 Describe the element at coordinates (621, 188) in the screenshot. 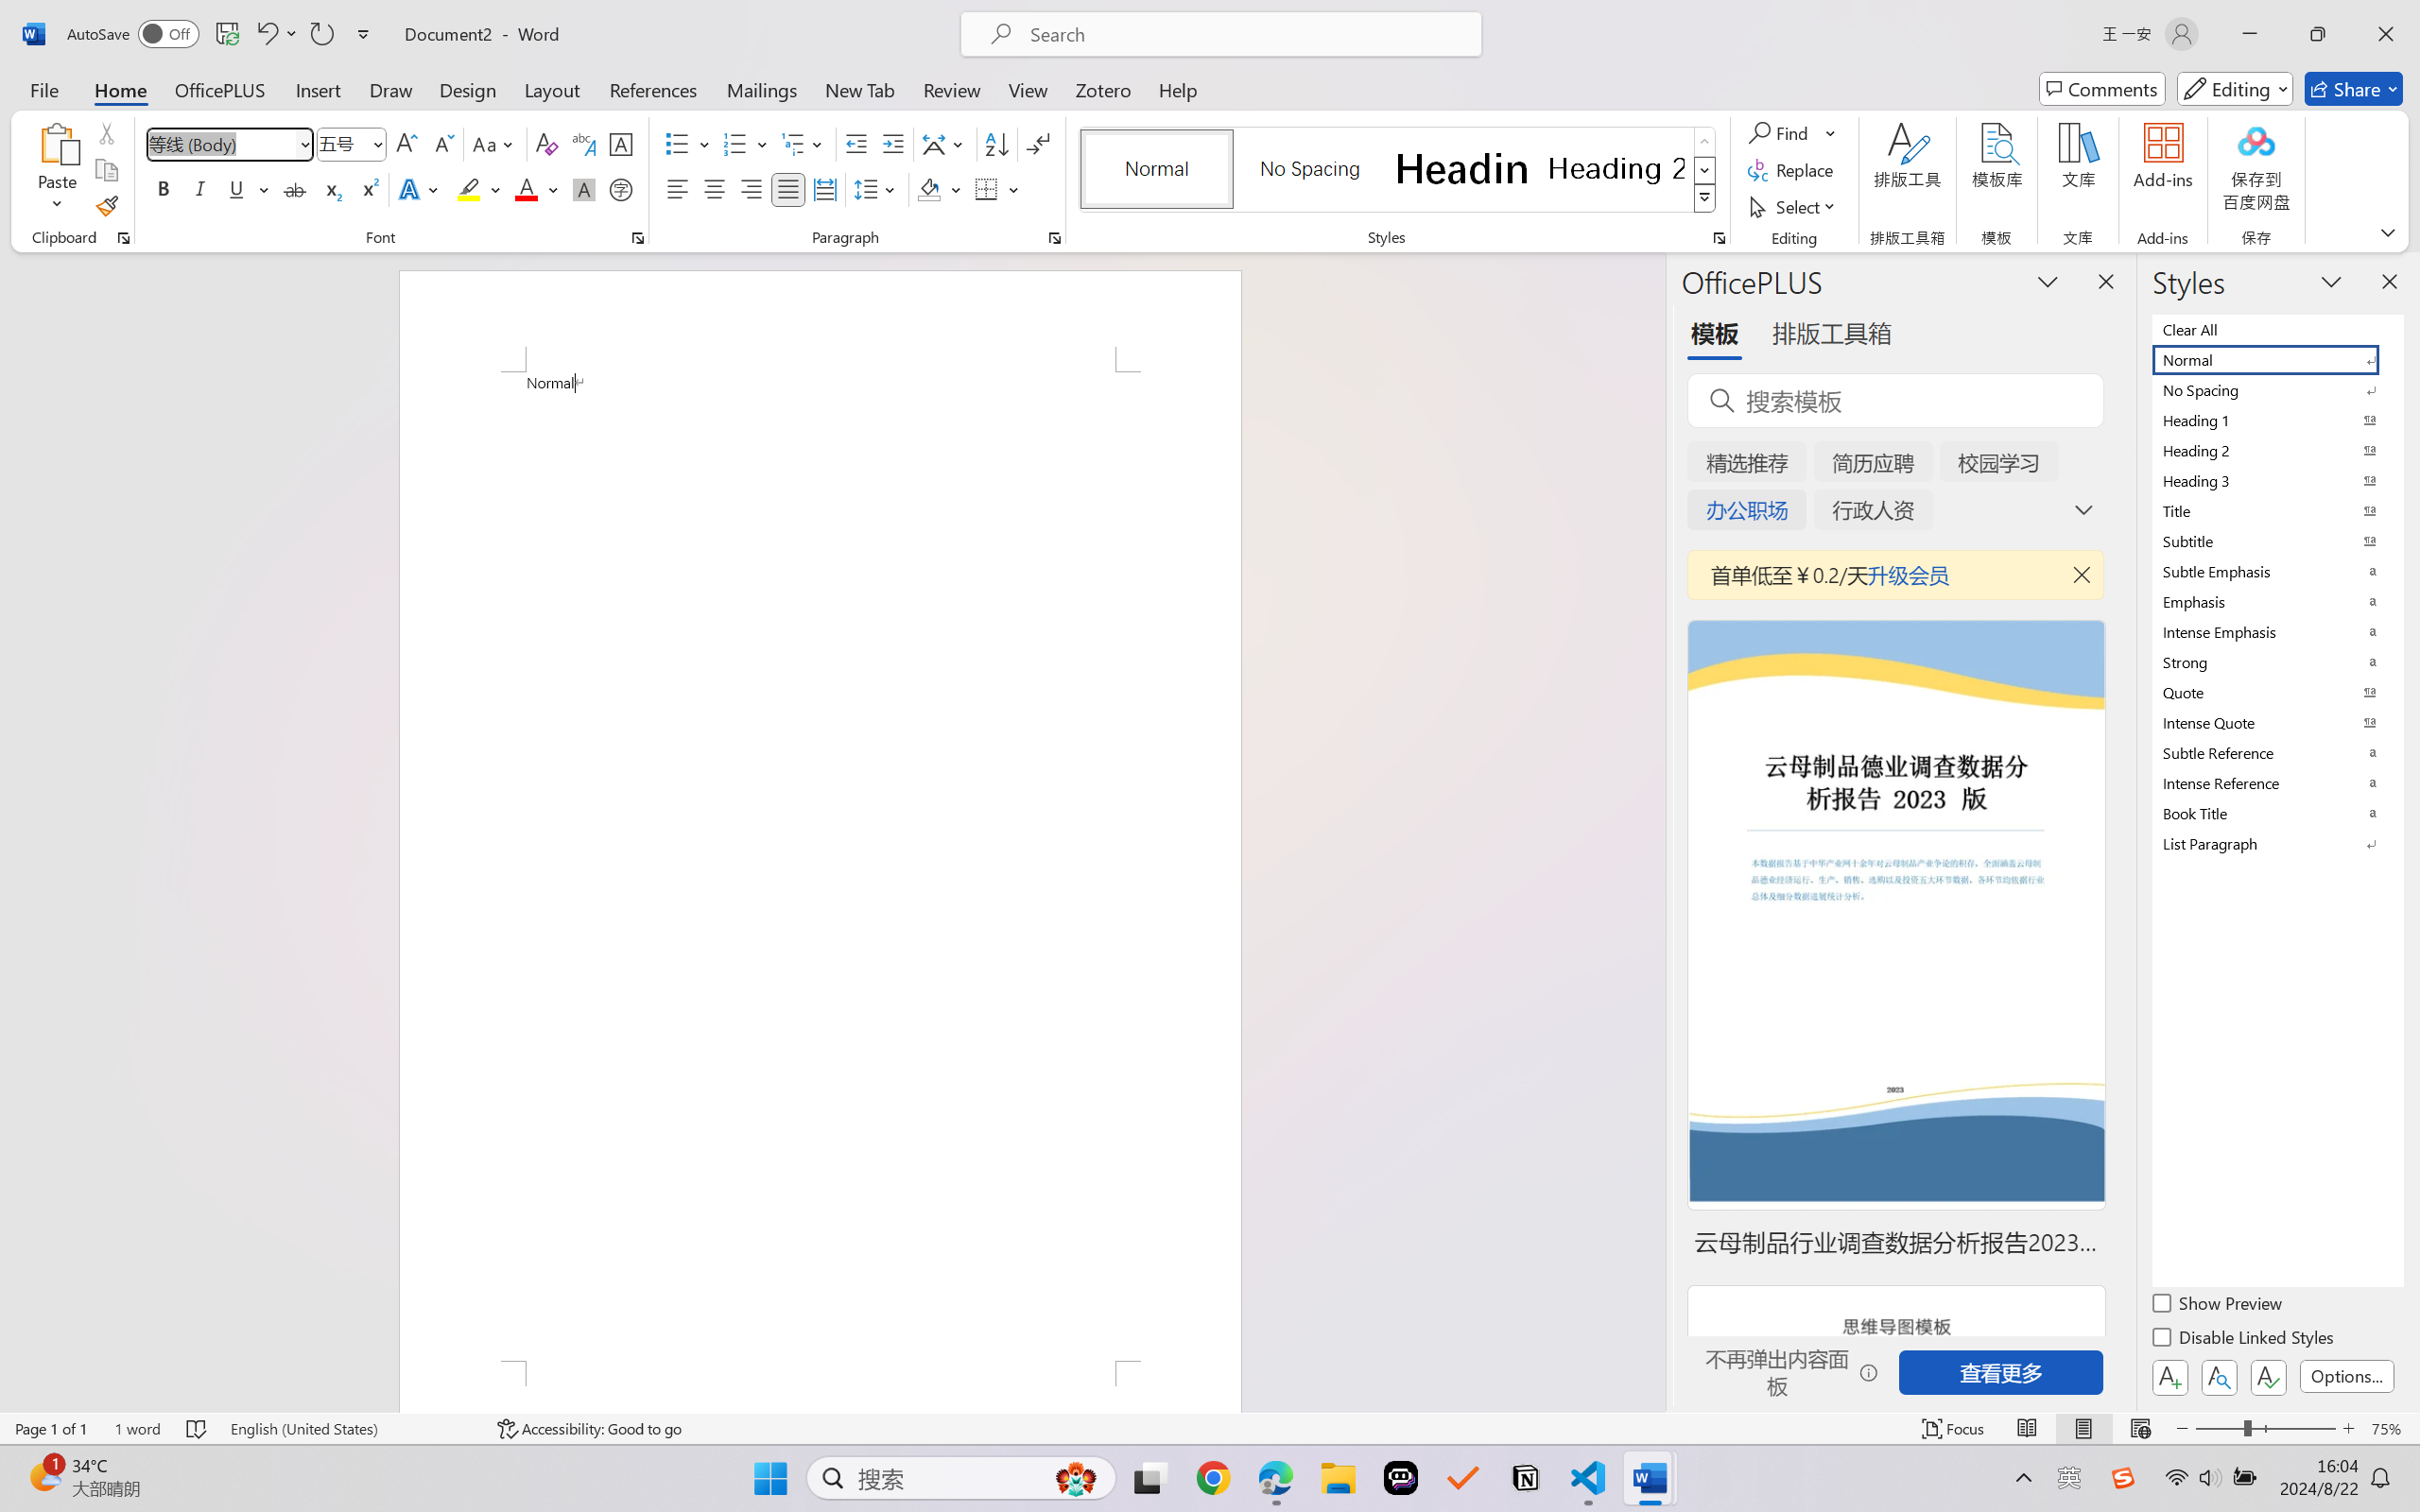

I see `'Enclose Characters...'` at that location.